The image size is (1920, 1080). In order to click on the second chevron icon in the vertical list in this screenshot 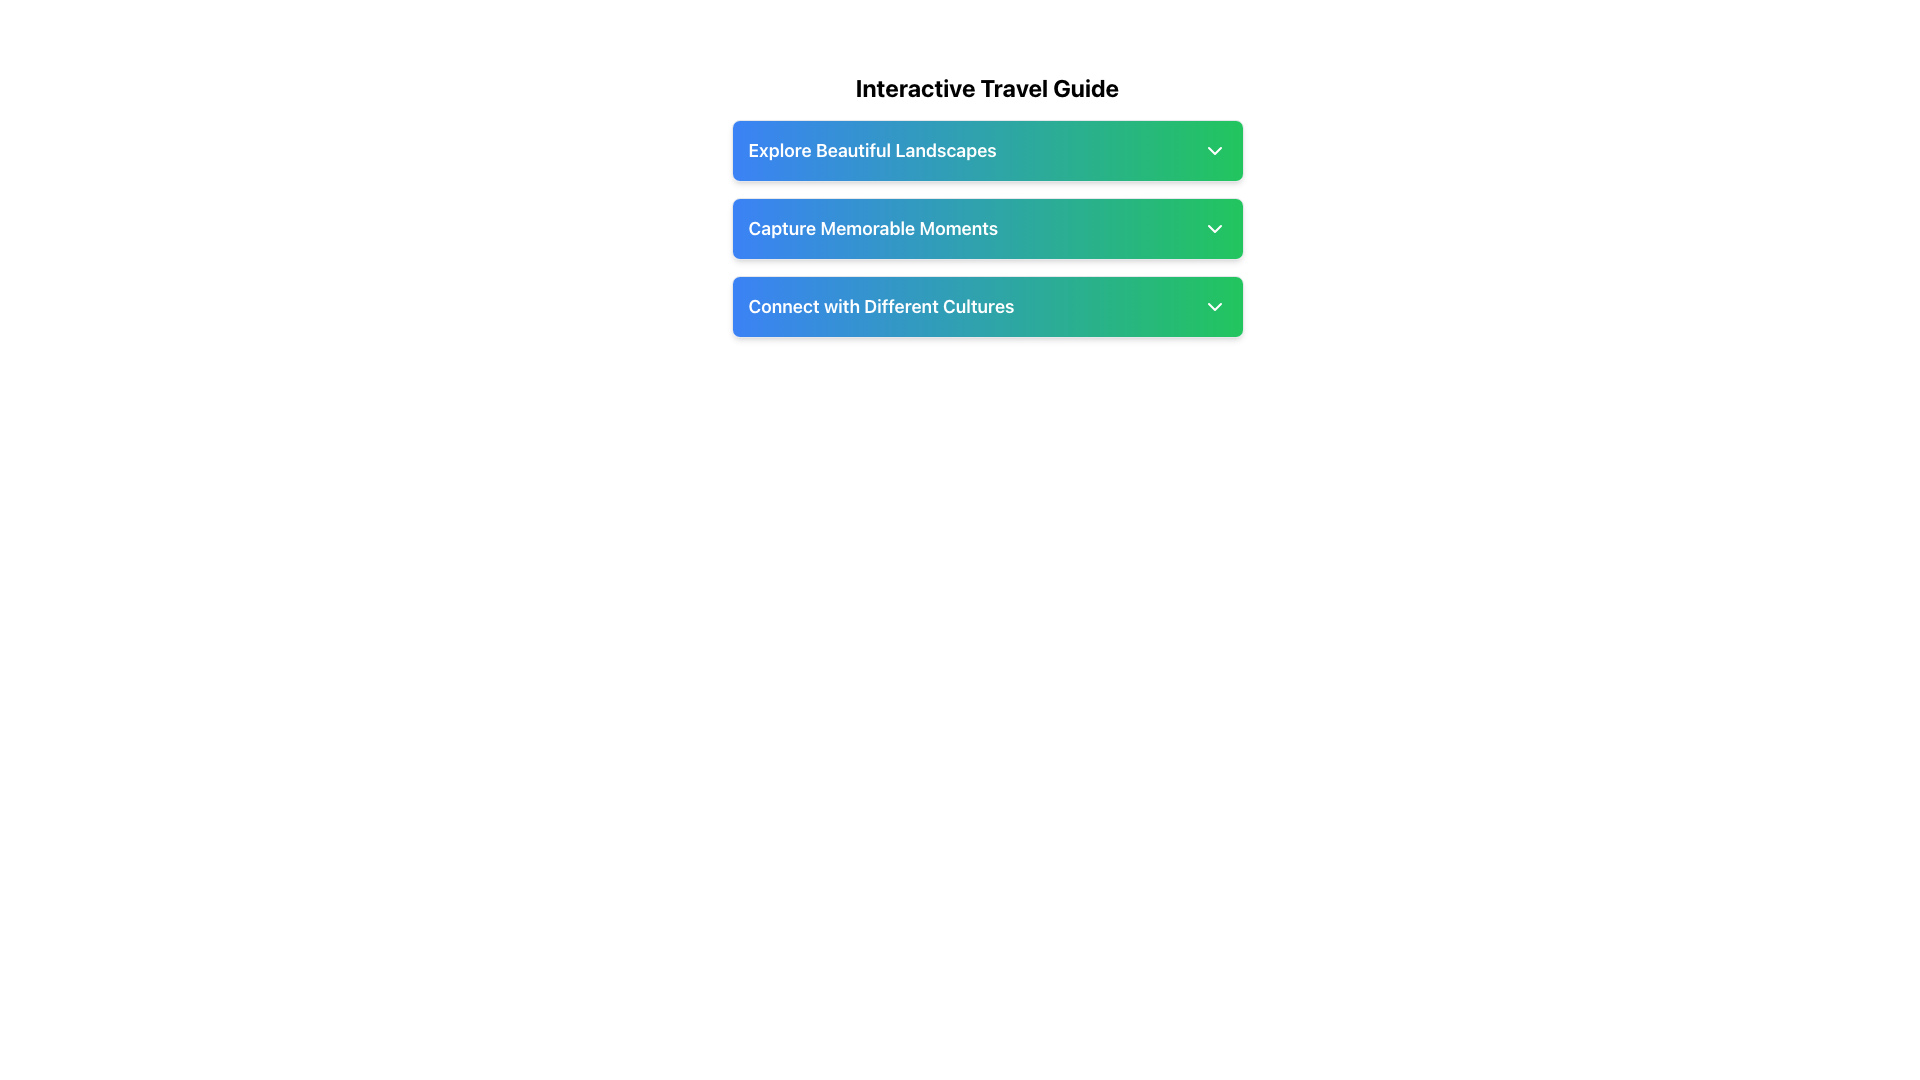, I will do `click(1213, 227)`.